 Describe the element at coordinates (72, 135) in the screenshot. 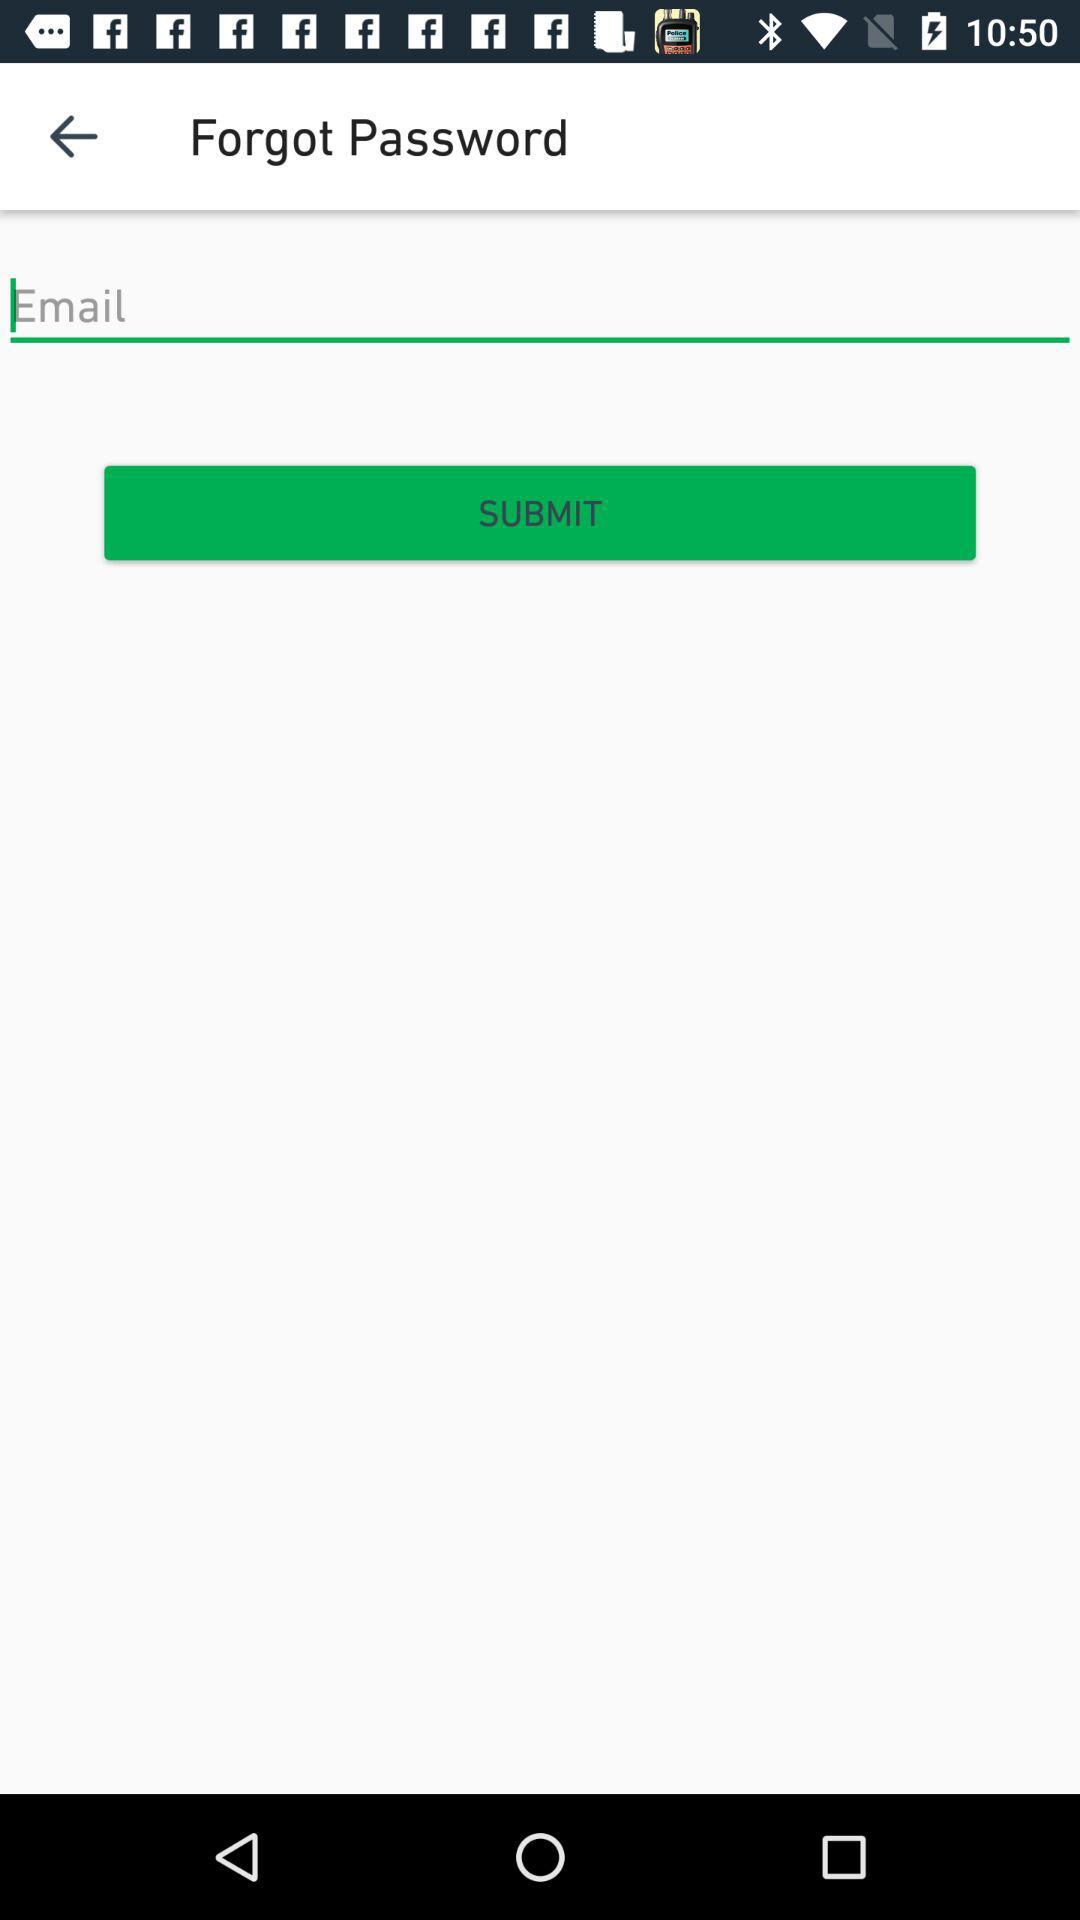

I see `icon next to forgot password icon` at that location.